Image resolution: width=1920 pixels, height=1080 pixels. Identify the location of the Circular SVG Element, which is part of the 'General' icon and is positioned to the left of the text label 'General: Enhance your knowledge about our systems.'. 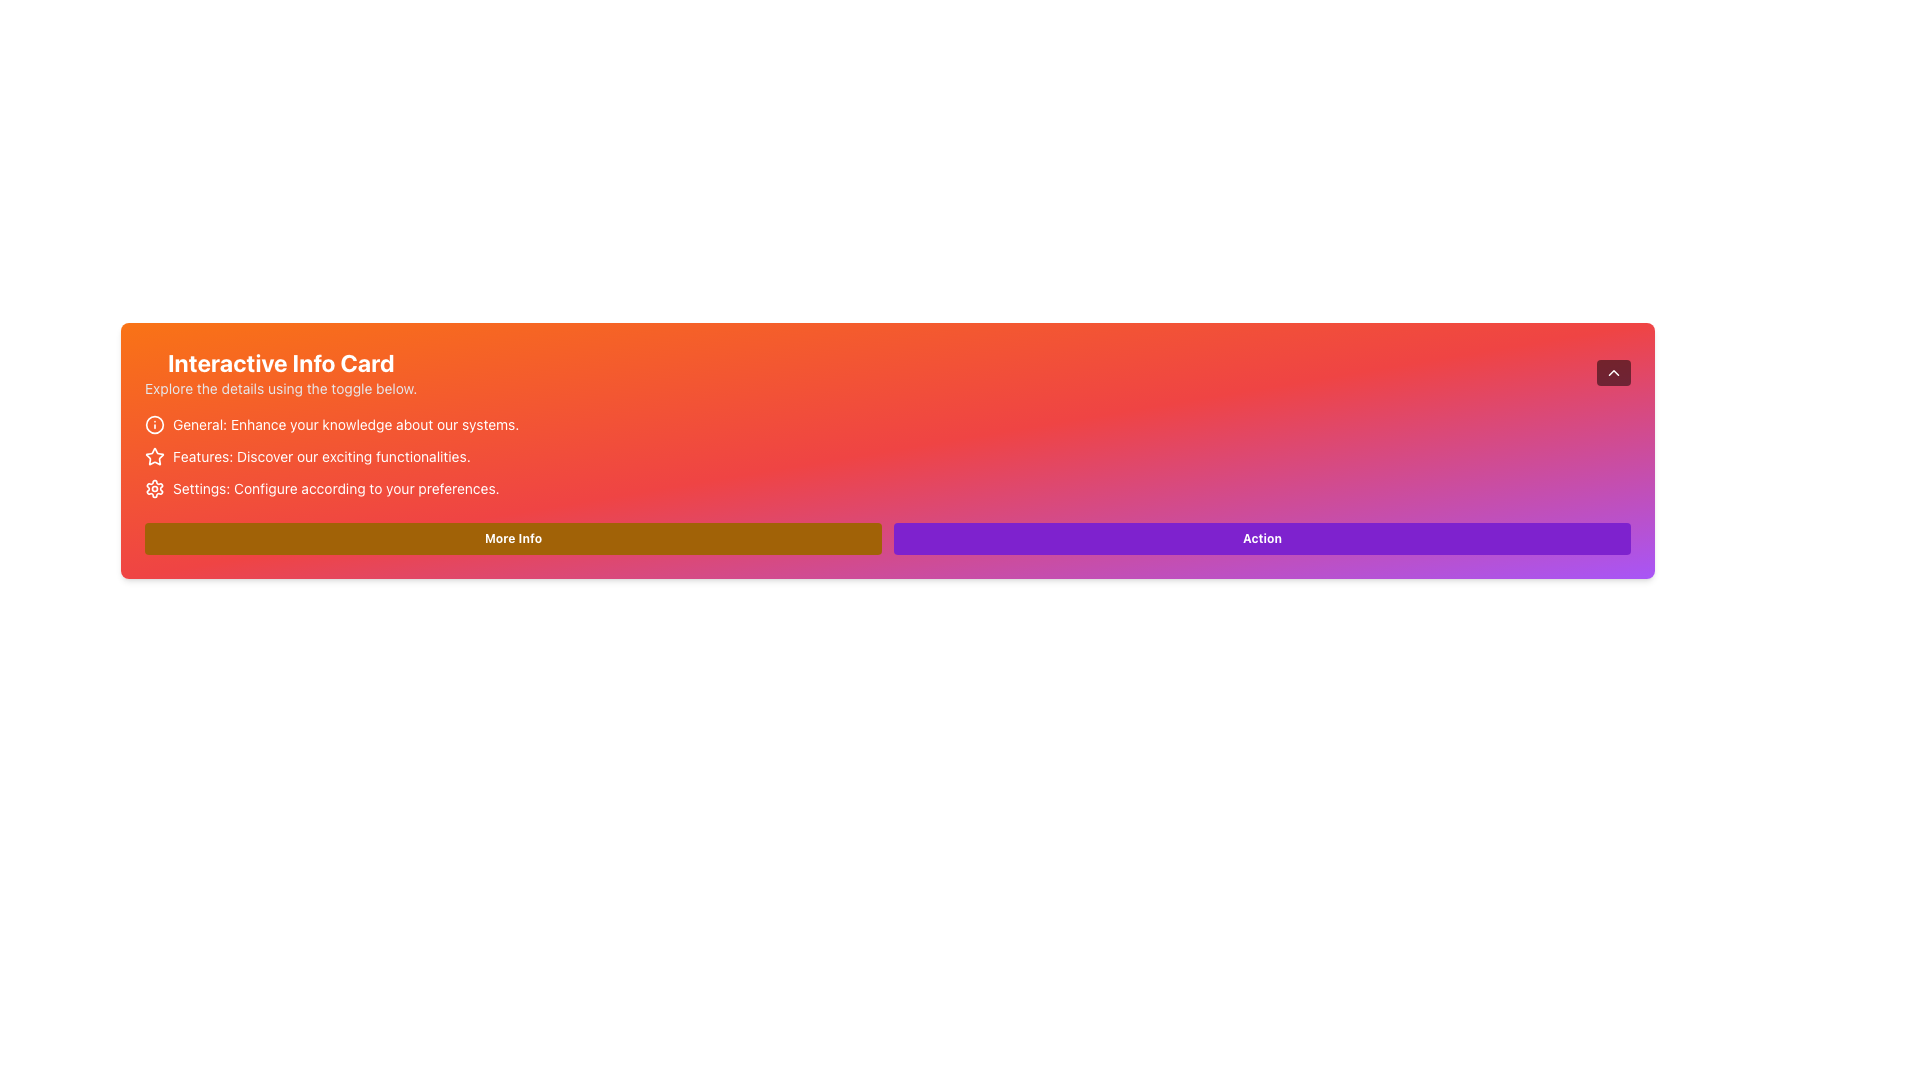
(153, 423).